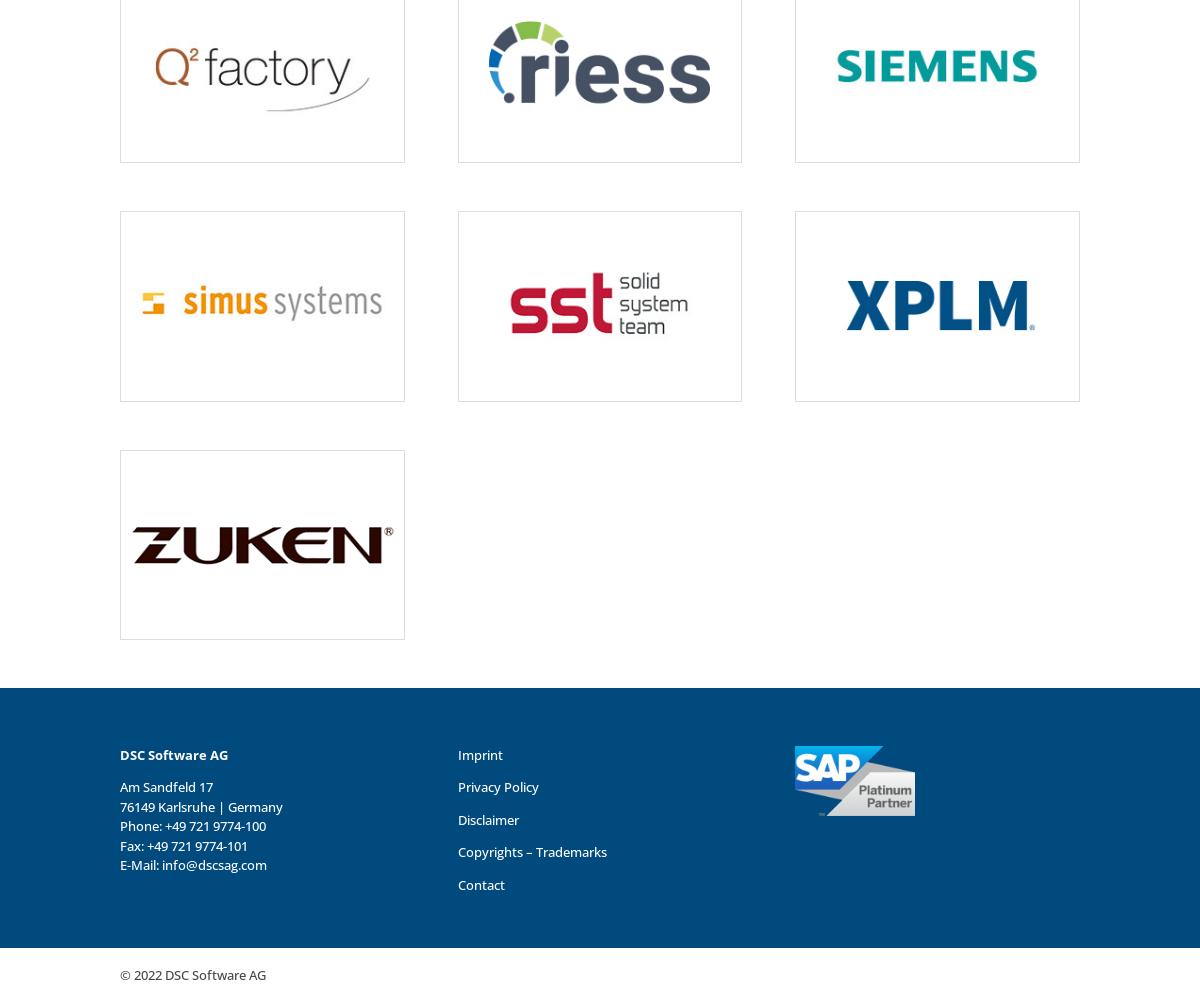 The image size is (1200, 1003). Describe the element at coordinates (479, 884) in the screenshot. I see `'Contact'` at that location.